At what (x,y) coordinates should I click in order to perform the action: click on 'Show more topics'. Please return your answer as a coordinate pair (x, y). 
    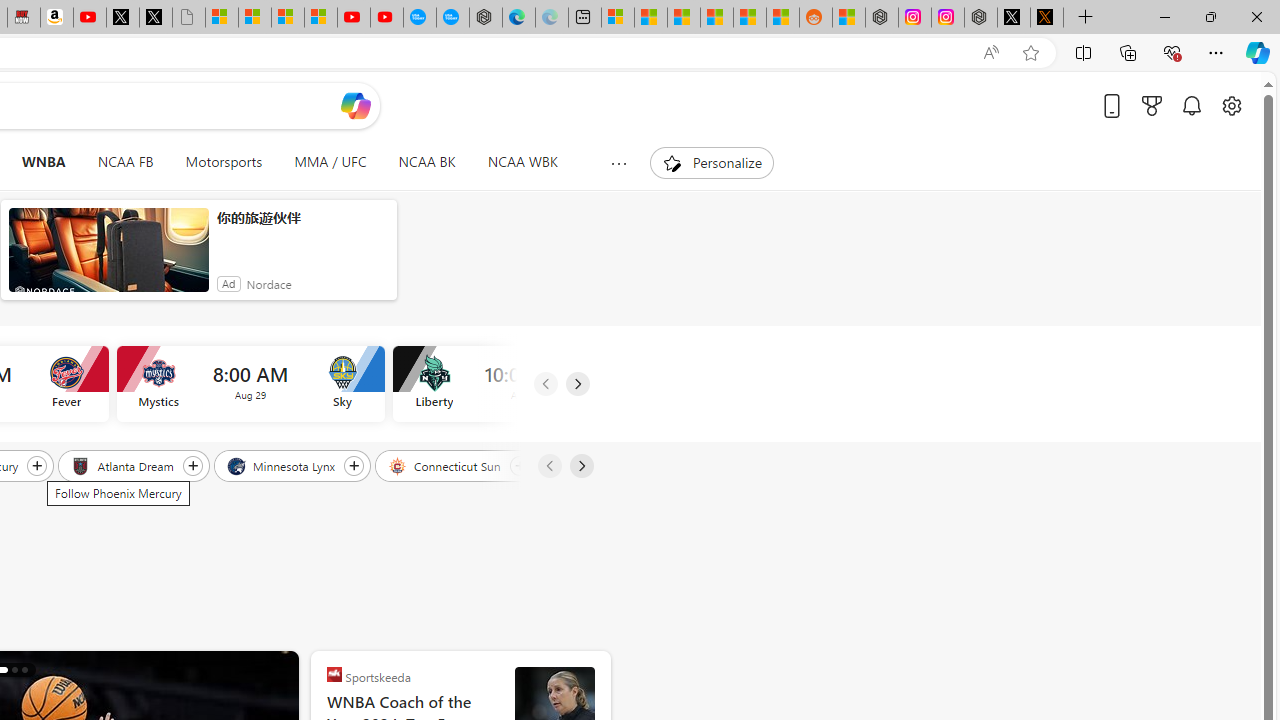
    Looking at the image, I should click on (617, 162).